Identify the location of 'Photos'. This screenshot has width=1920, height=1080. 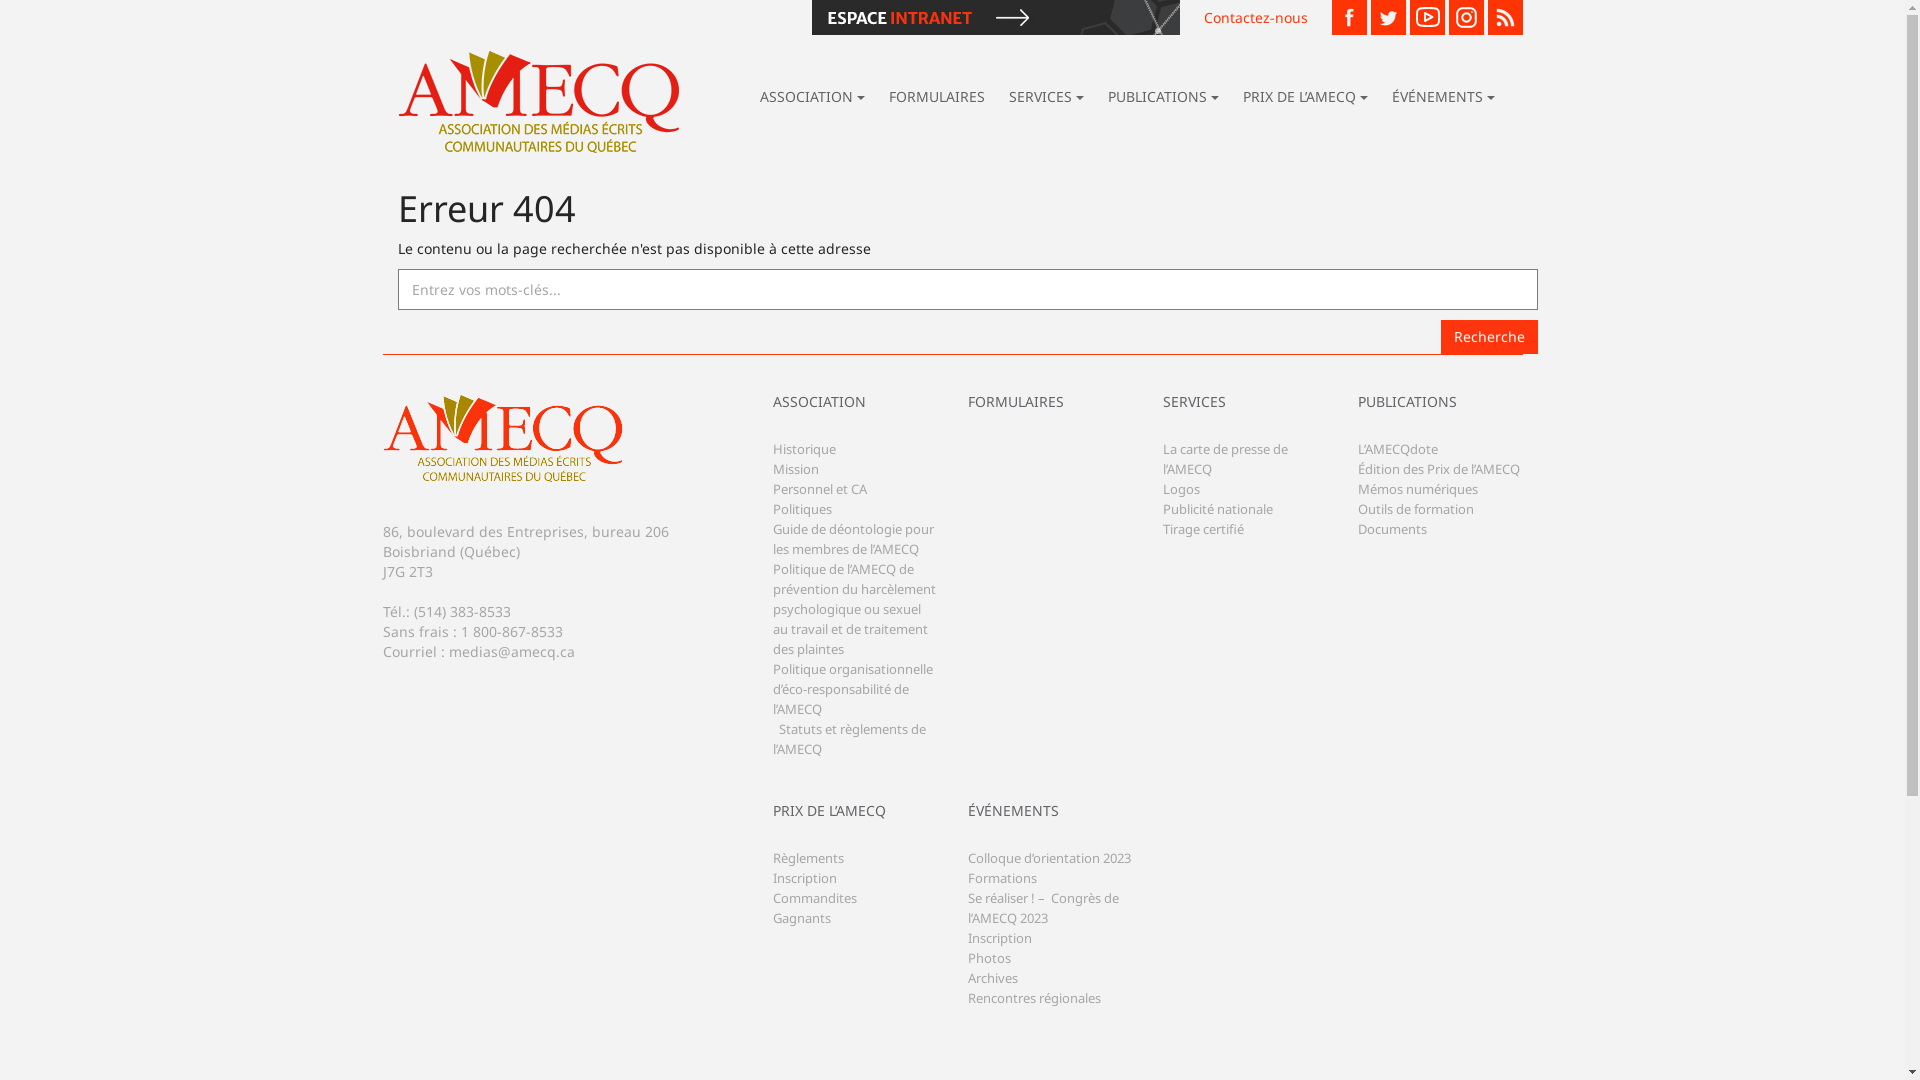
(968, 971).